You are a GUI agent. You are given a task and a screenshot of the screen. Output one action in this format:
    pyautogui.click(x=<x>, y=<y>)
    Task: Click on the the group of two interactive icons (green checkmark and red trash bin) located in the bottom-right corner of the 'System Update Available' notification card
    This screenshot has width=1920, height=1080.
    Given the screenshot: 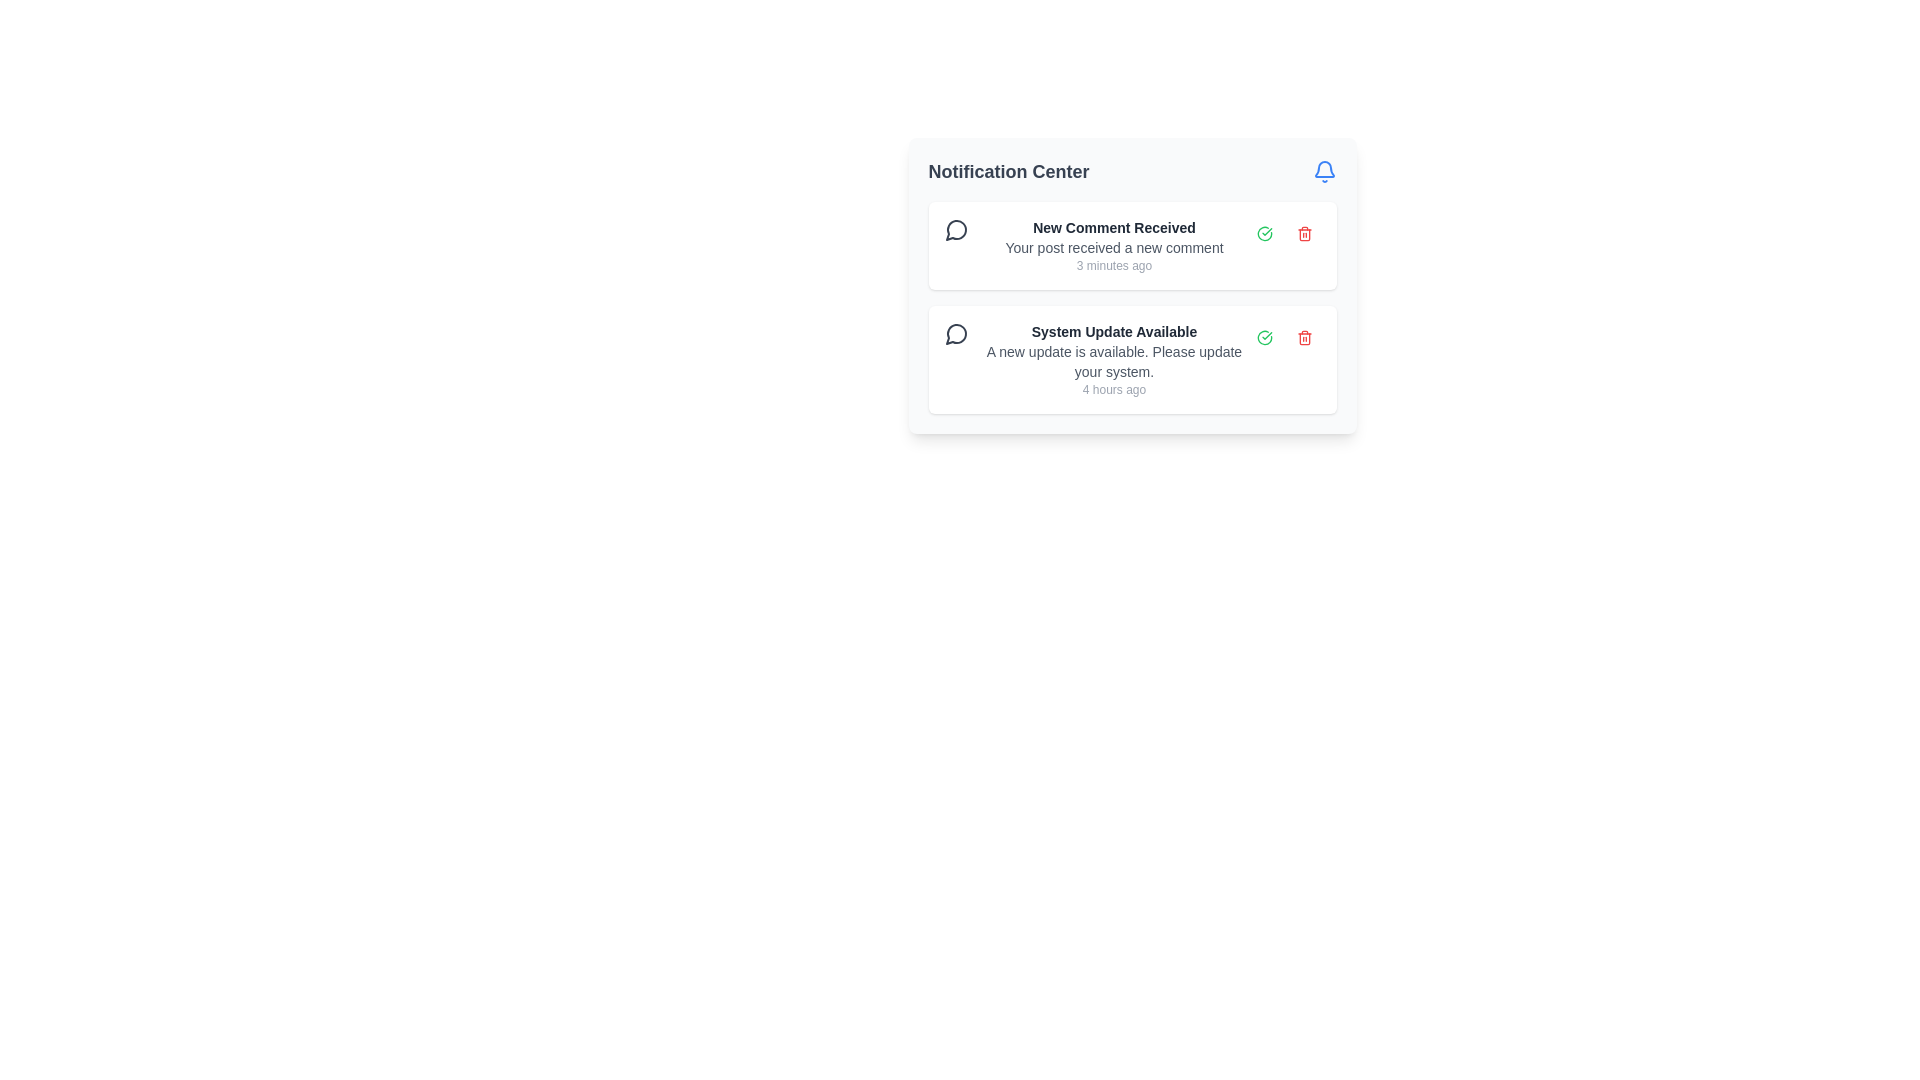 What is the action you would take?
    pyautogui.click(x=1284, y=337)
    